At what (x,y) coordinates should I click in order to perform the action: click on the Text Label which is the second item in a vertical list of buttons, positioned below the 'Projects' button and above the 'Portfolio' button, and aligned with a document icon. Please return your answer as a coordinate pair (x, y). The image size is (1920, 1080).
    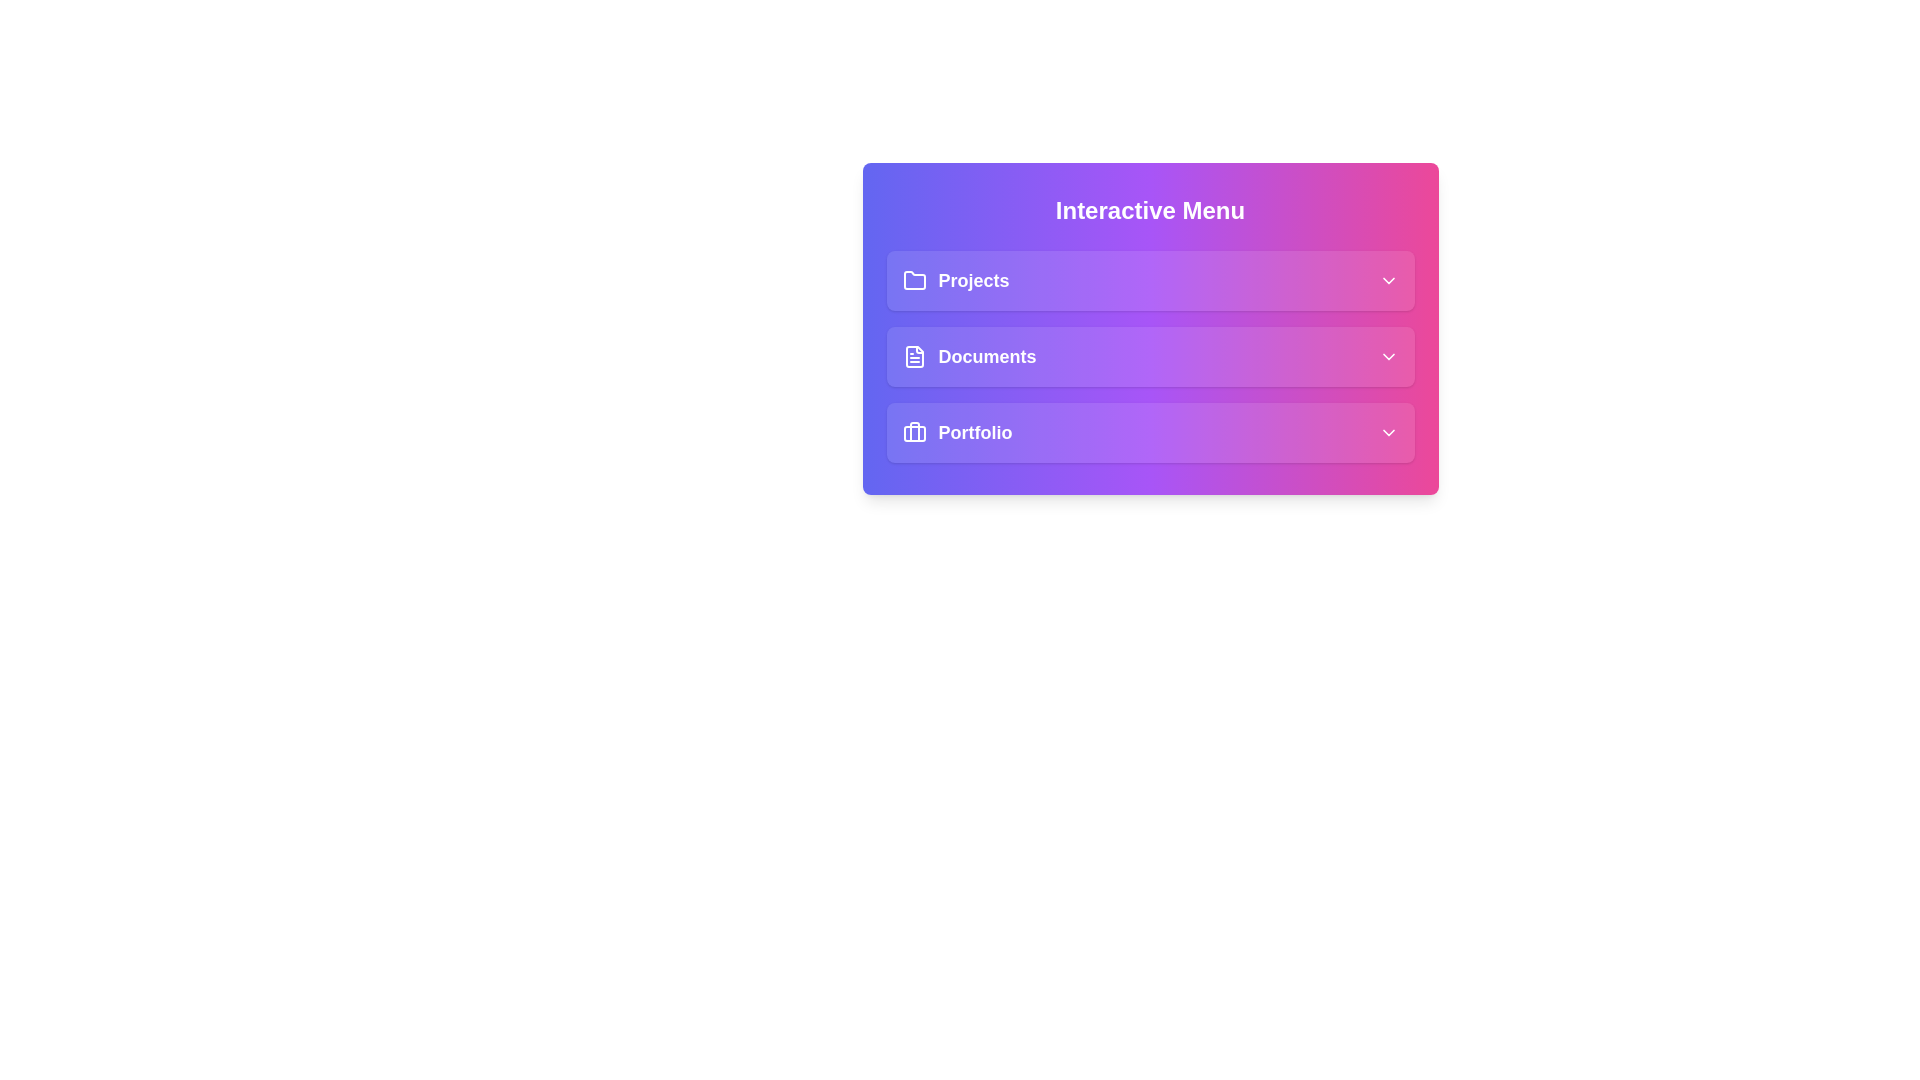
    Looking at the image, I should click on (987, 356).